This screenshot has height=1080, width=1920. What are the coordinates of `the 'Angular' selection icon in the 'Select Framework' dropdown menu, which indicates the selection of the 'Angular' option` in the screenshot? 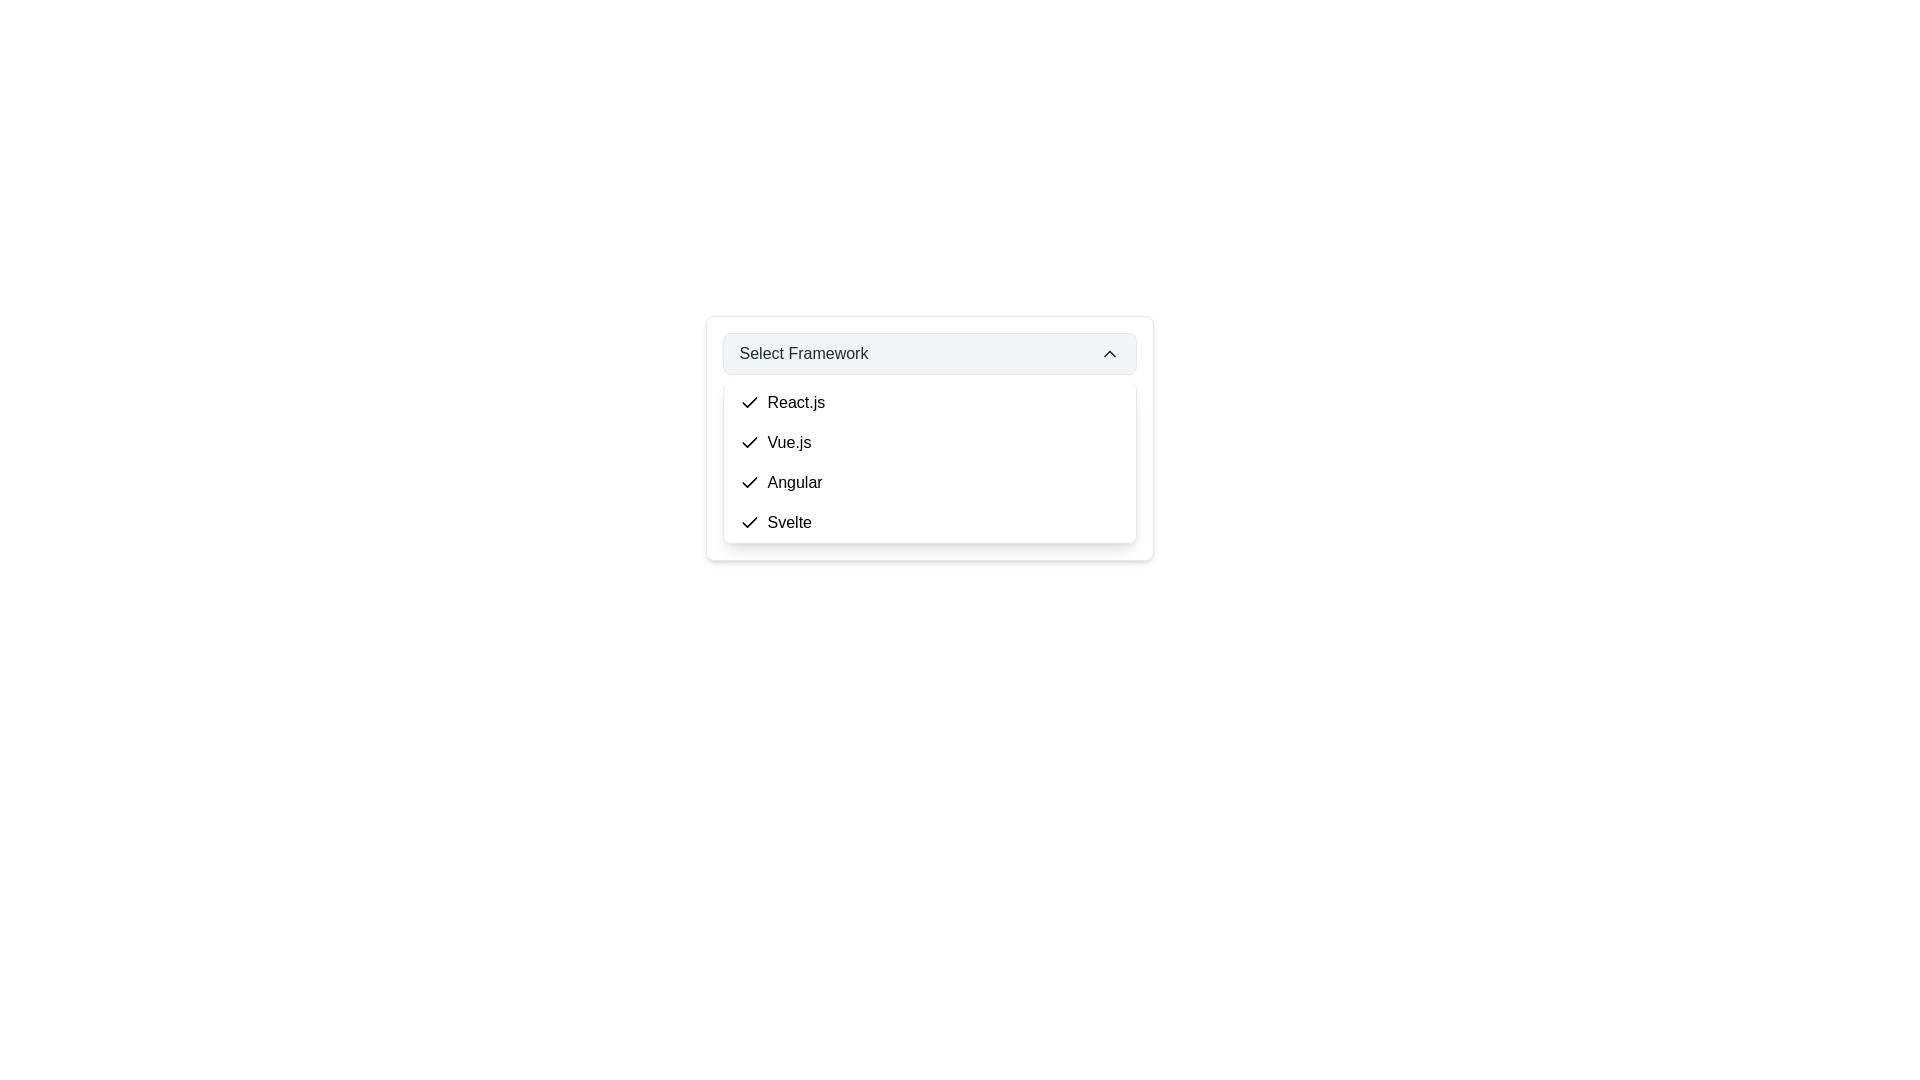 It's located at (748, 482).